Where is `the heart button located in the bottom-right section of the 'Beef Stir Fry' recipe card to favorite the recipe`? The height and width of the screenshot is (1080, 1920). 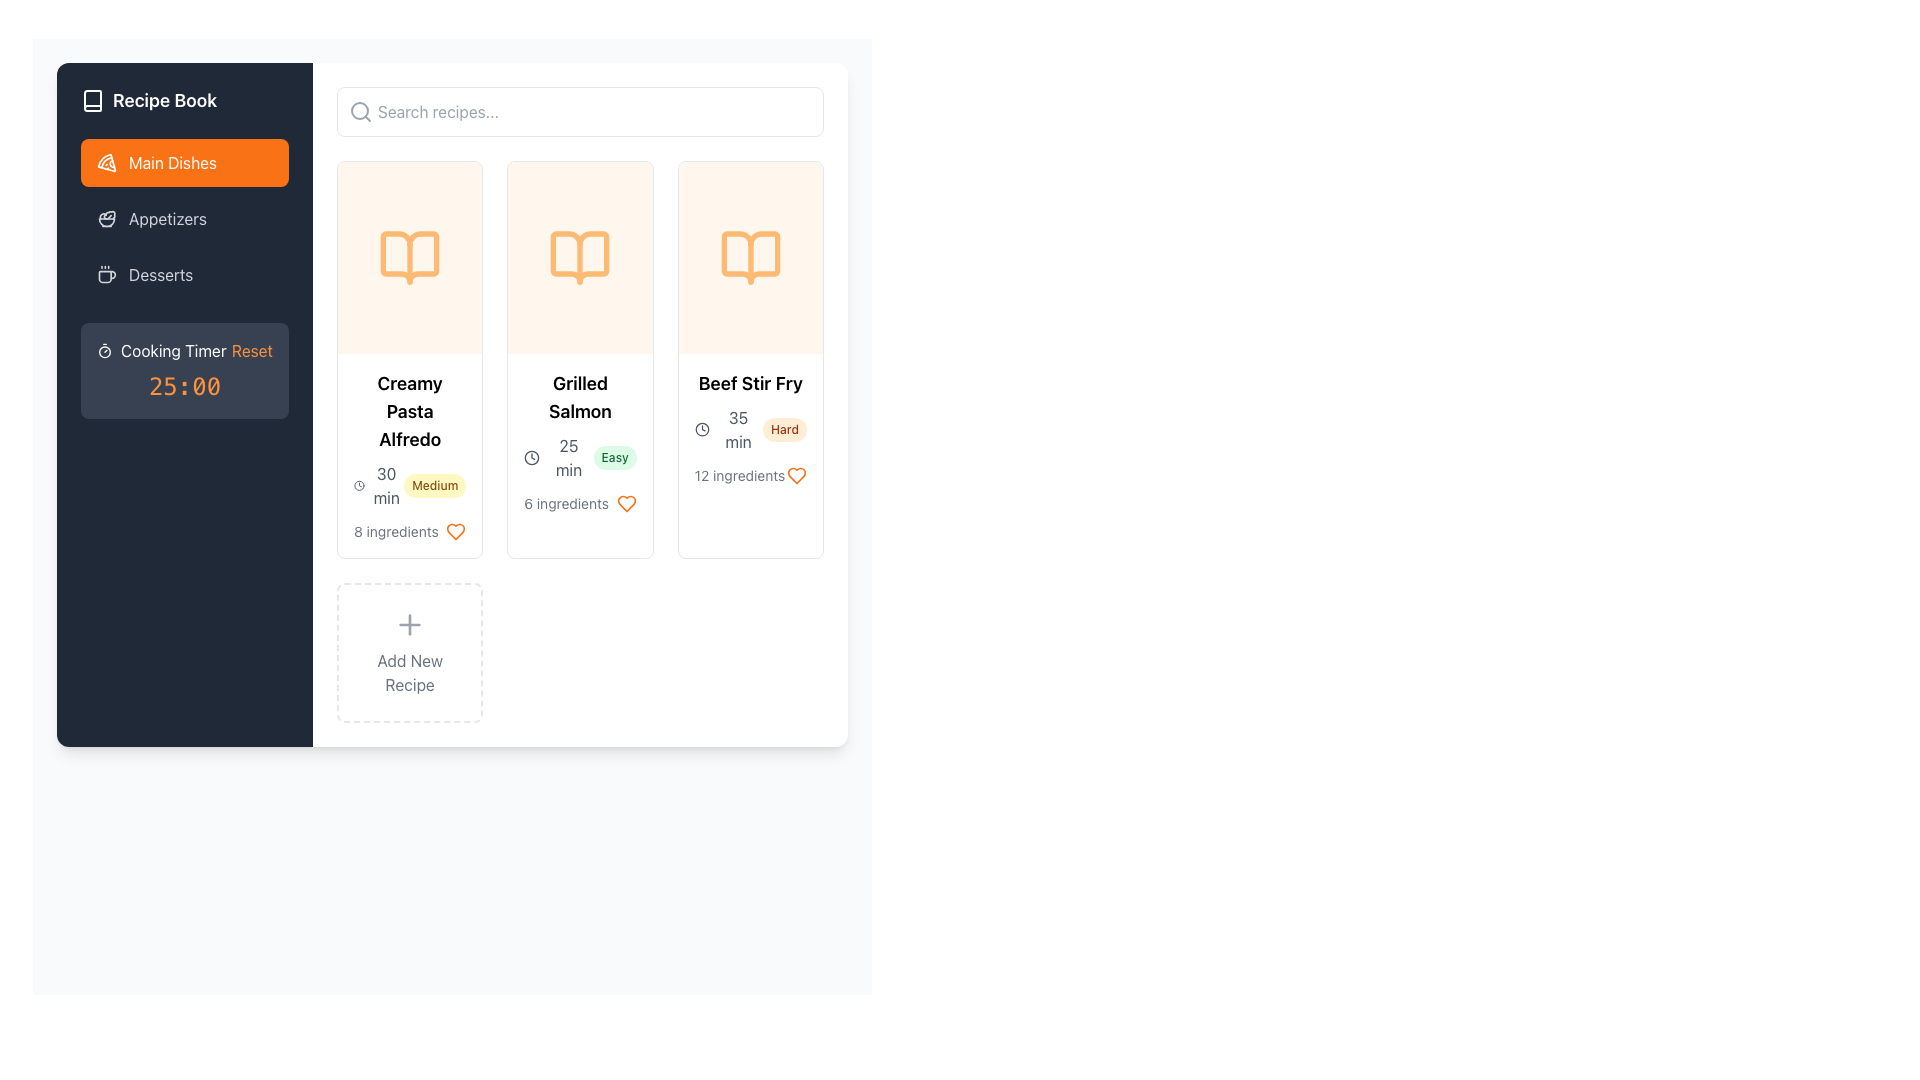 the heart button located in the bottom-right section of the 'Beef Stir Fry' recipe card to favorite the recipe is located at coordinates (795, 475).